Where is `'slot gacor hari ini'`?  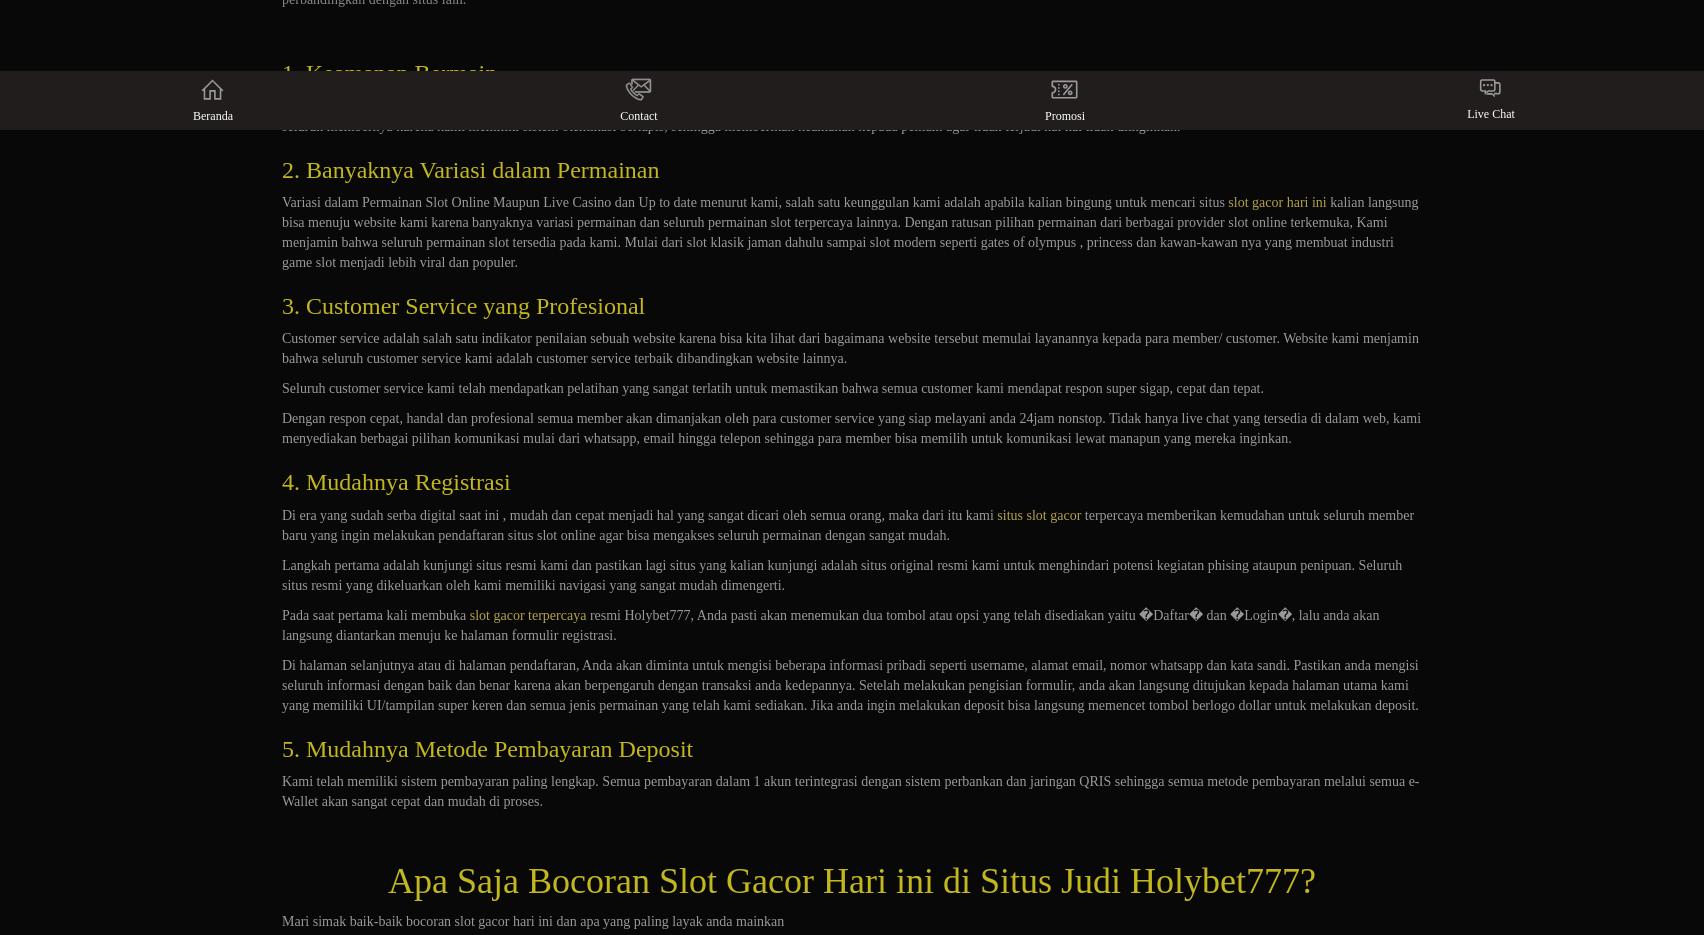 'slot gacor hari ini' is located at coordinates (1275, 201).